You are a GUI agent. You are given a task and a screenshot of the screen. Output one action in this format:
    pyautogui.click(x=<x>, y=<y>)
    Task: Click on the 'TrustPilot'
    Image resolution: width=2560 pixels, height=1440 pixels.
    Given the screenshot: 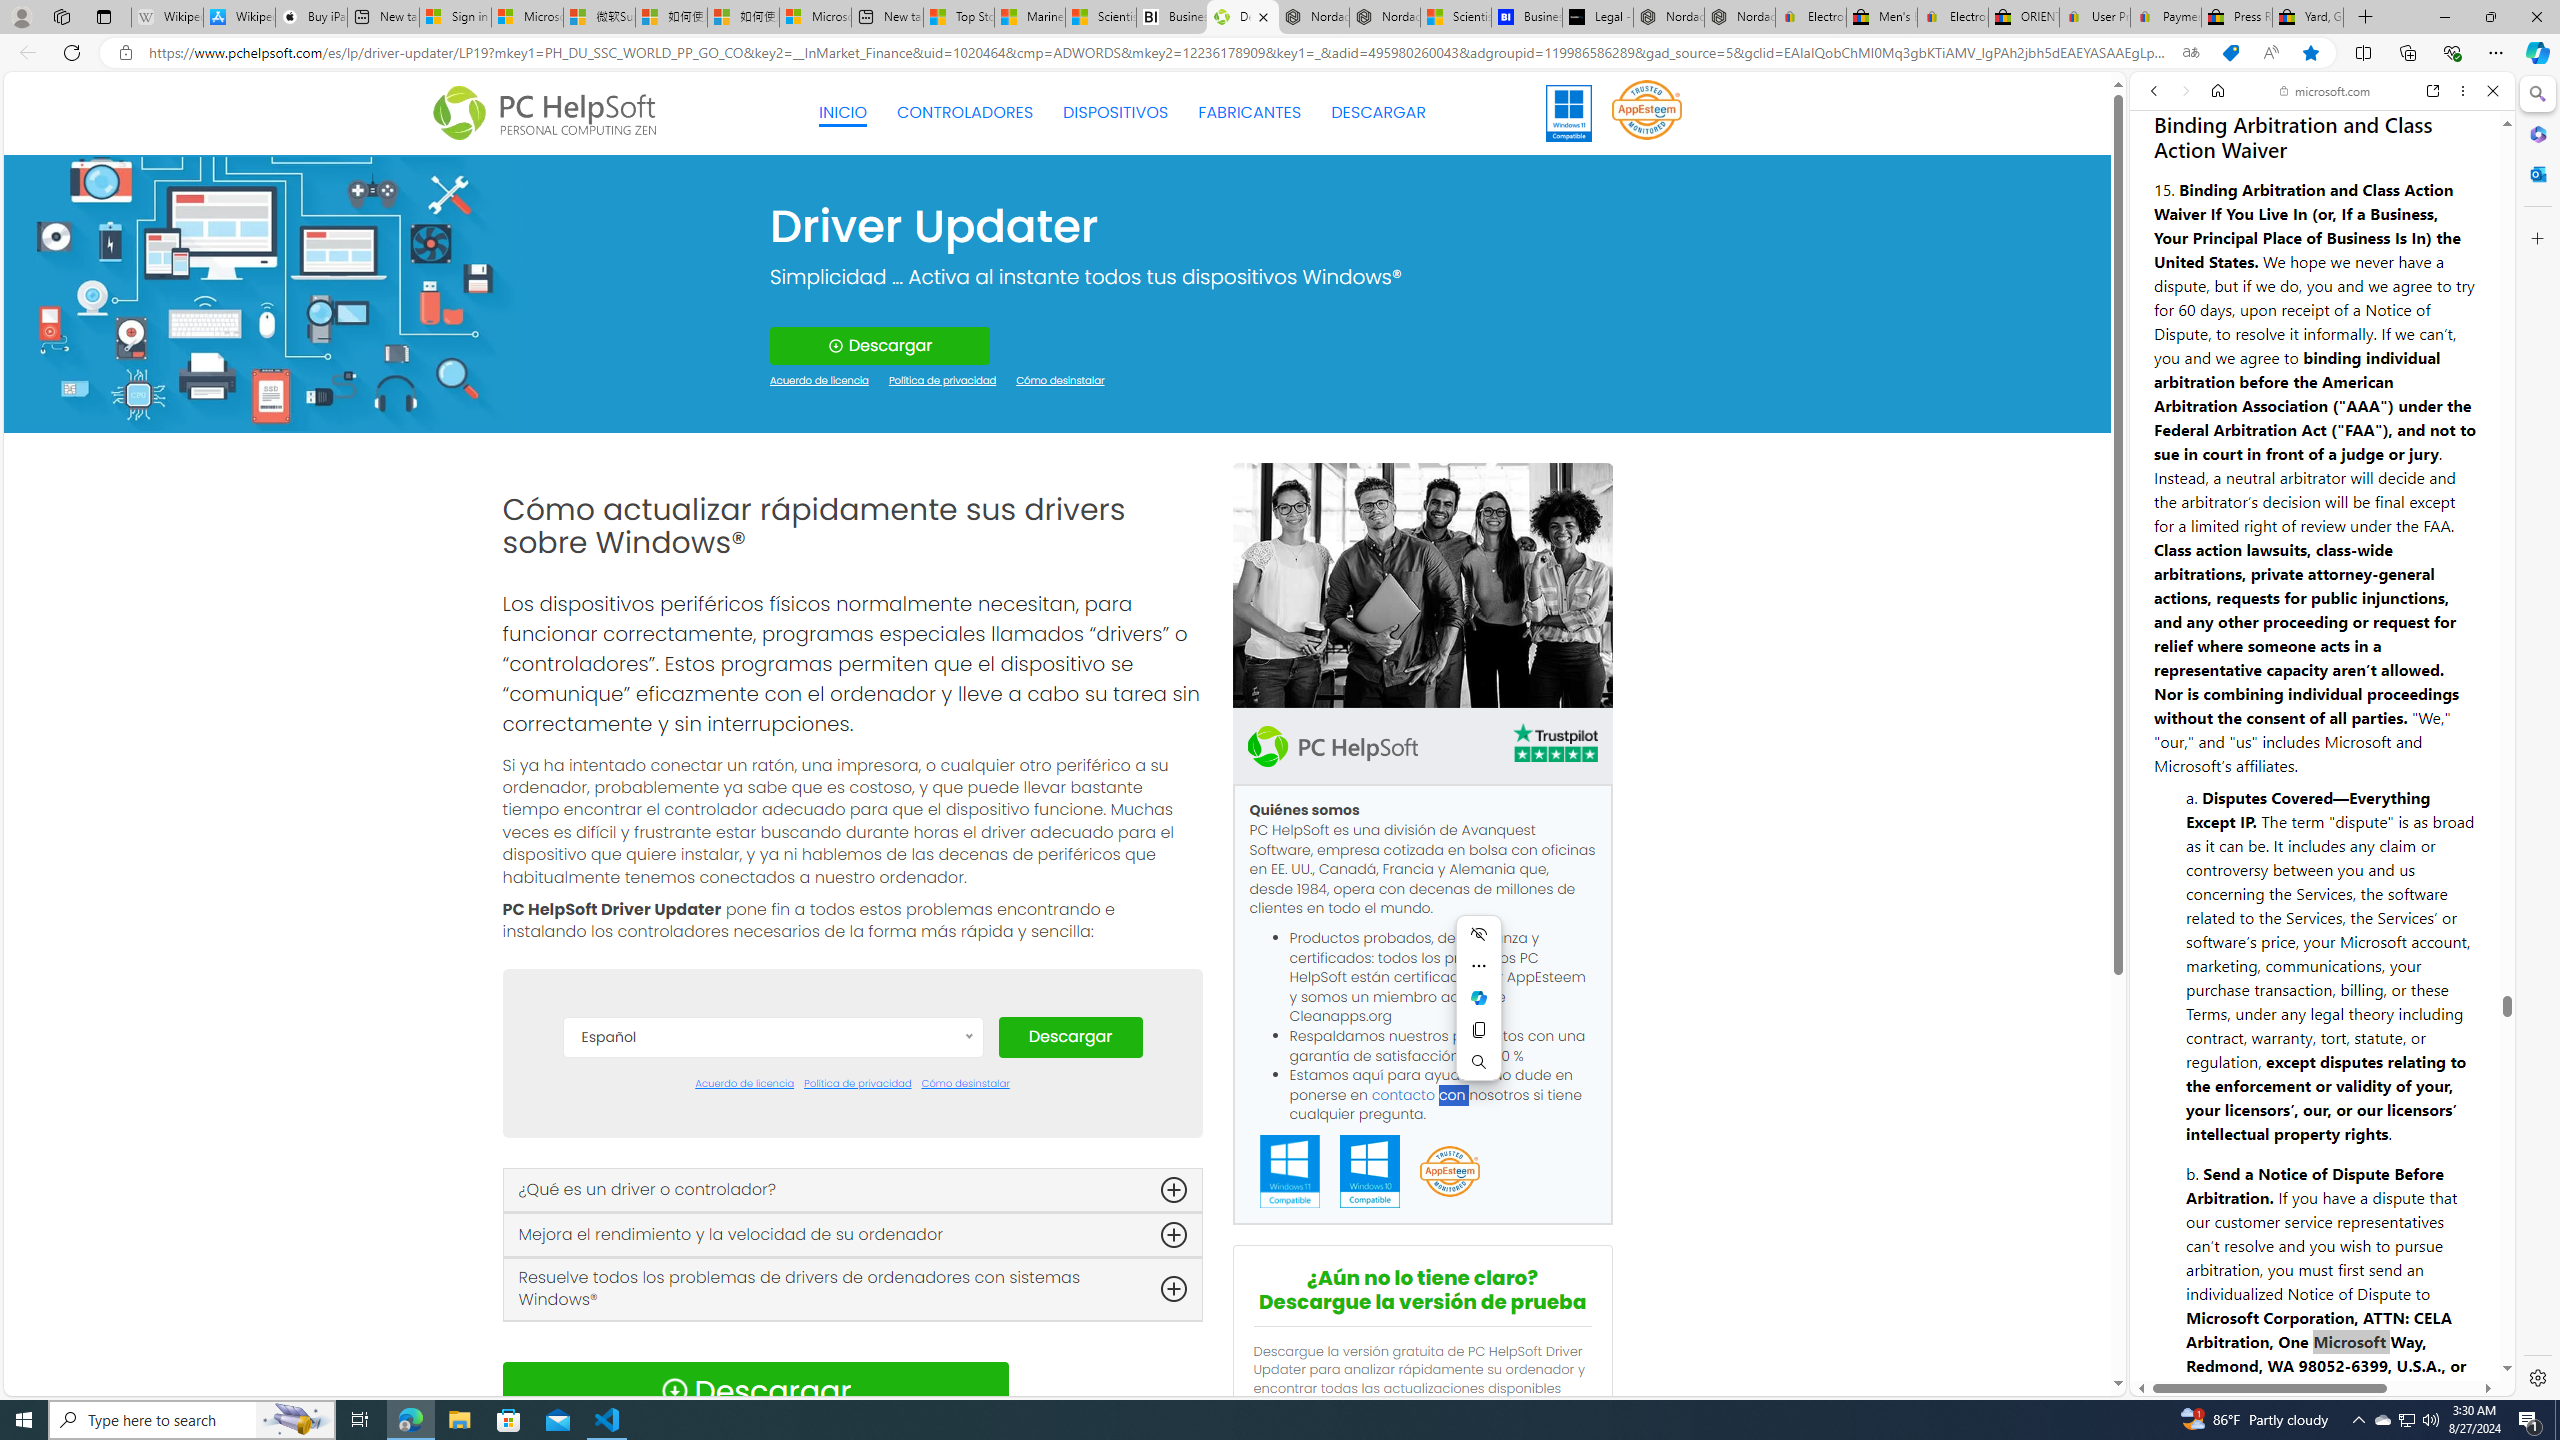 What is the action you would take?
    pyautogui.click(x=1554, y=746)
    